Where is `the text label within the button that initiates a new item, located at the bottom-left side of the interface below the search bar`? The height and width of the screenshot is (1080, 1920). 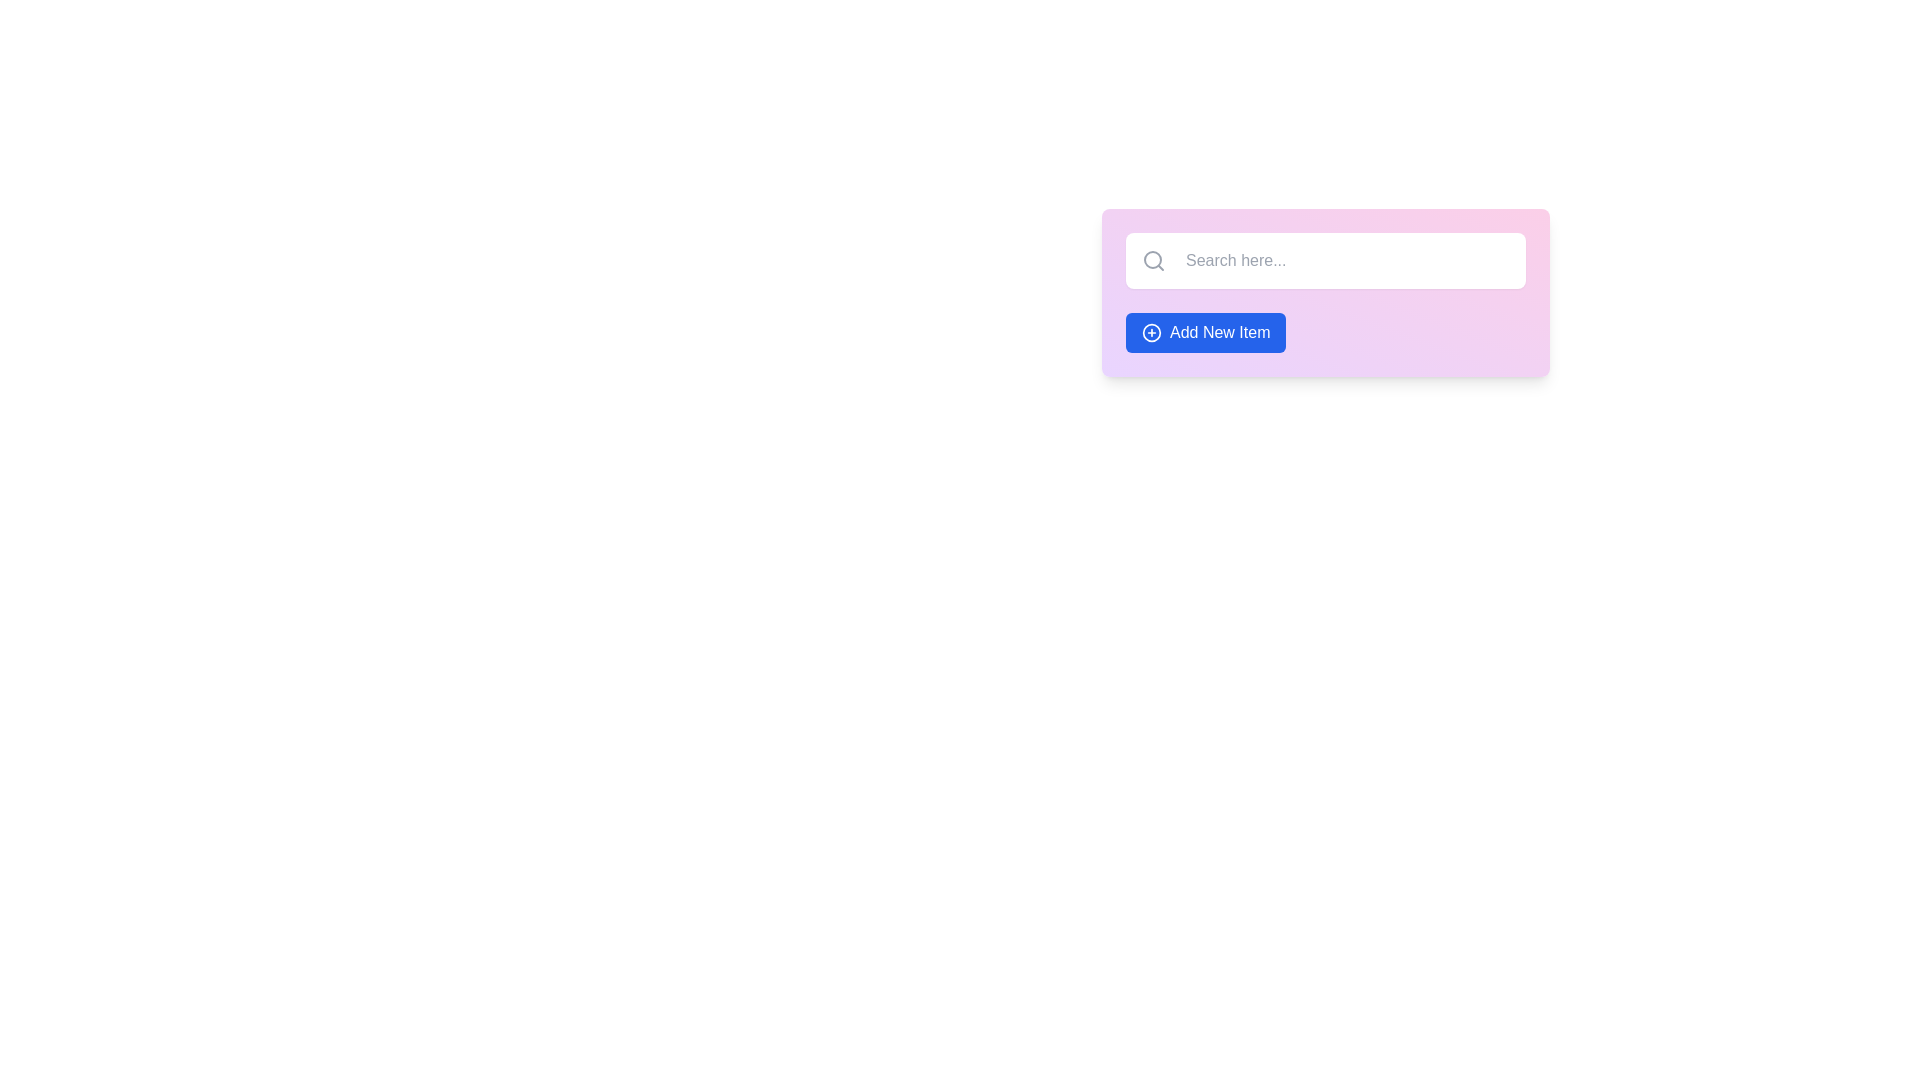
the text label within the button that initiates a new item, located at the bottom-left side of the interface below the search bar is located at coordinates (1219, 331).